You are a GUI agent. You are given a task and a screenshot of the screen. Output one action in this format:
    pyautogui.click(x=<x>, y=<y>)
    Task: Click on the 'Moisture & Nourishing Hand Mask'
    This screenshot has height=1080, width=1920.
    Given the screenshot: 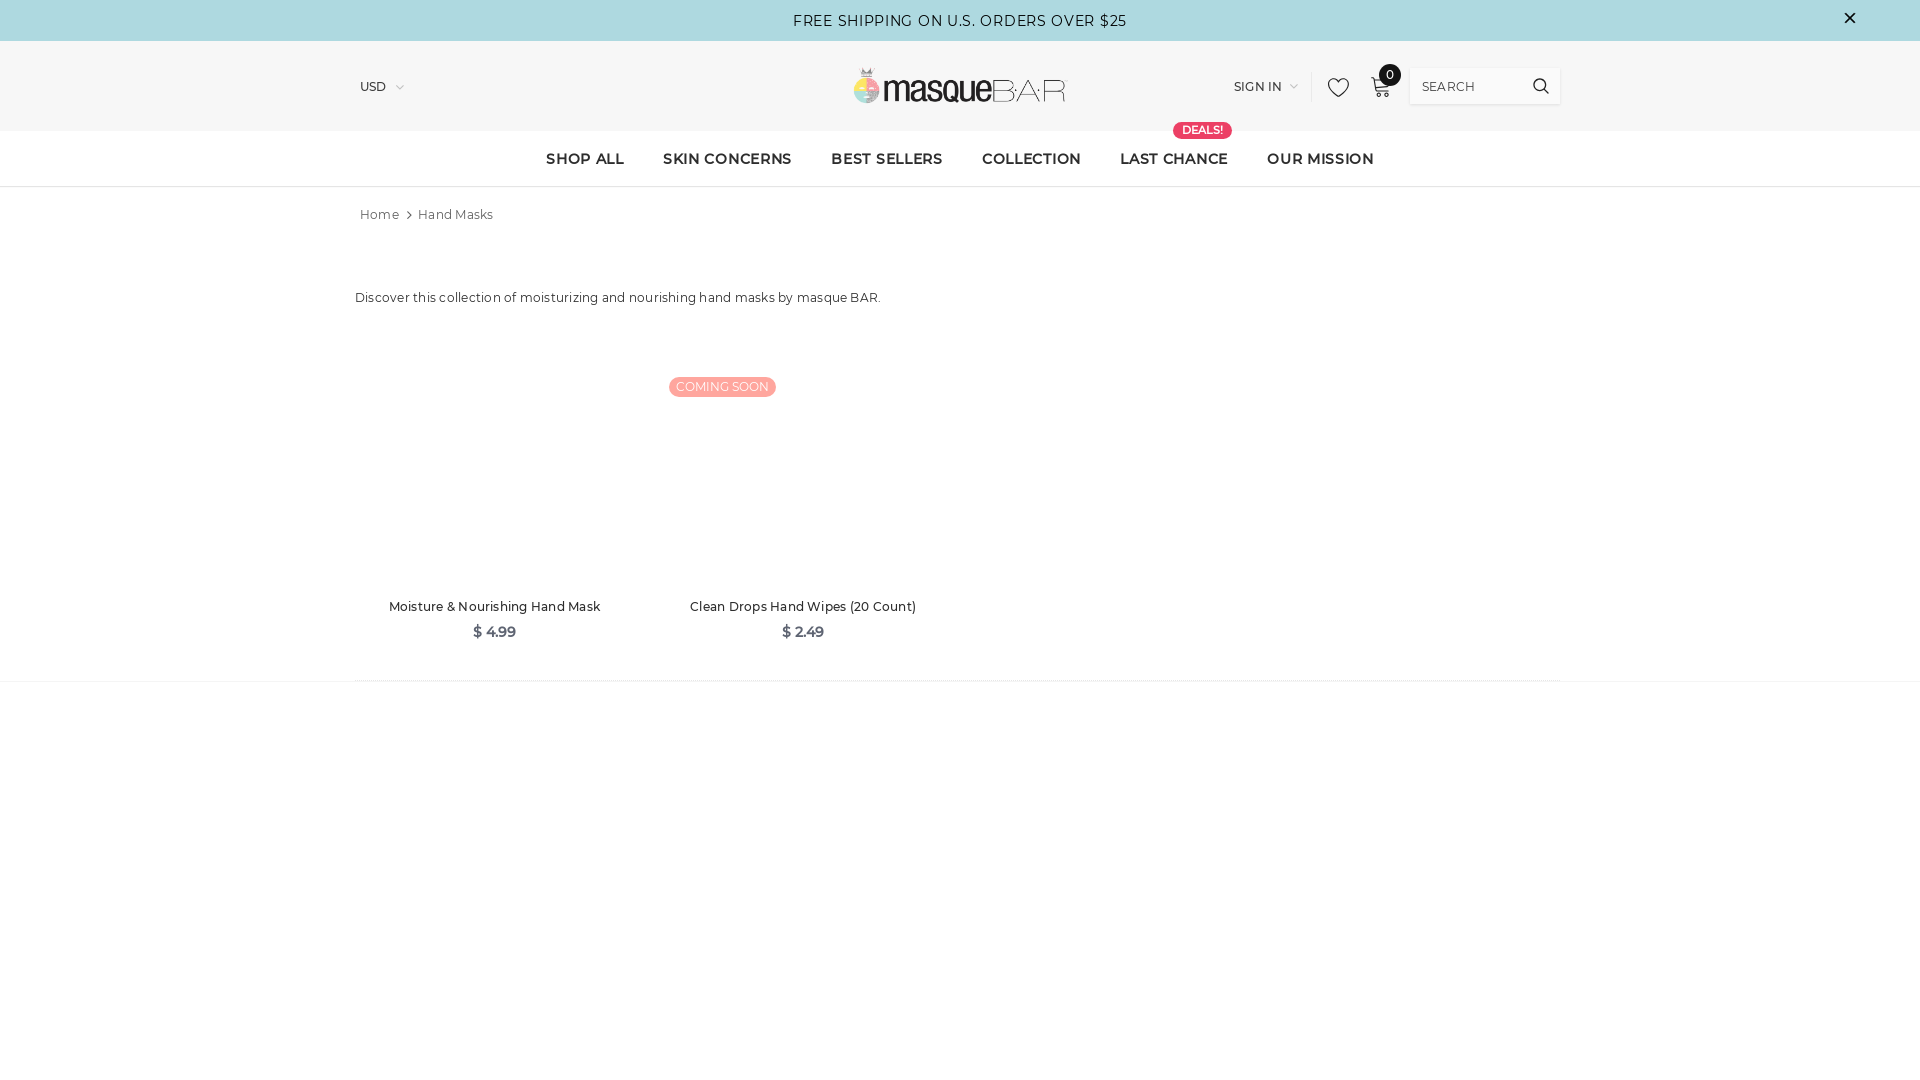 What is the action you would take?
    pyautogui.click(x=494, y=605)
    